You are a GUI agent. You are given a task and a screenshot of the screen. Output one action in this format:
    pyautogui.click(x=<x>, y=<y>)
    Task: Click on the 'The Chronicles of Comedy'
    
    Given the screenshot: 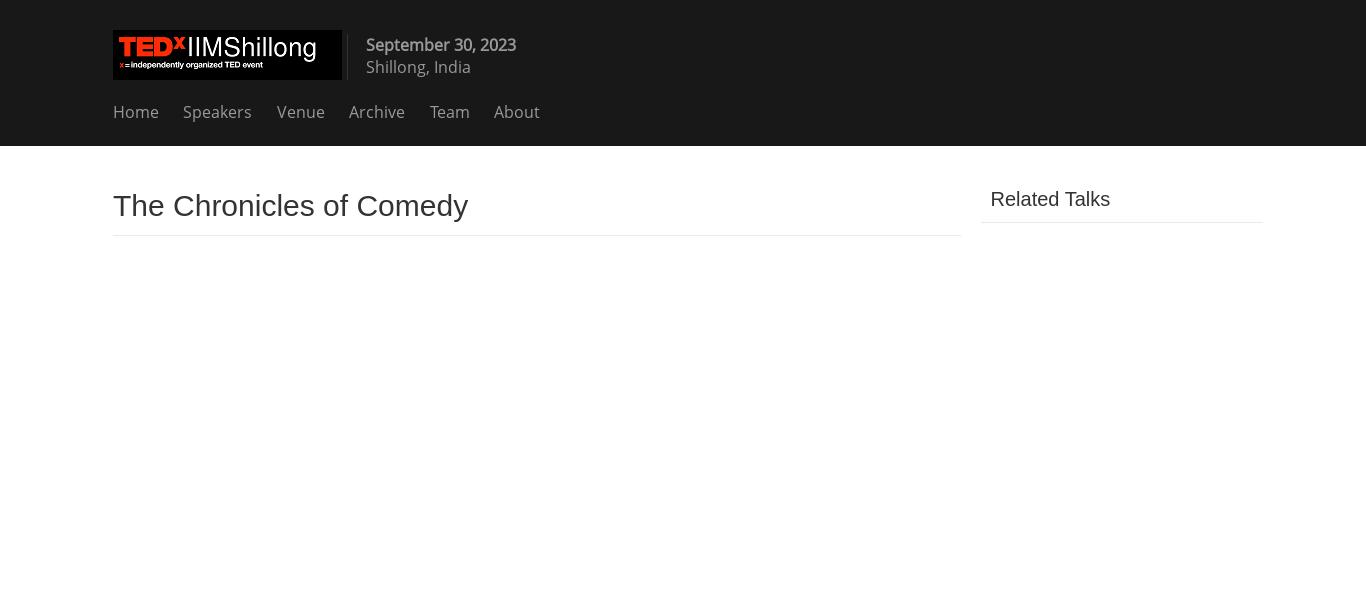 What is the action you would take?
    pyautogui.click(x=112, y=204)
    